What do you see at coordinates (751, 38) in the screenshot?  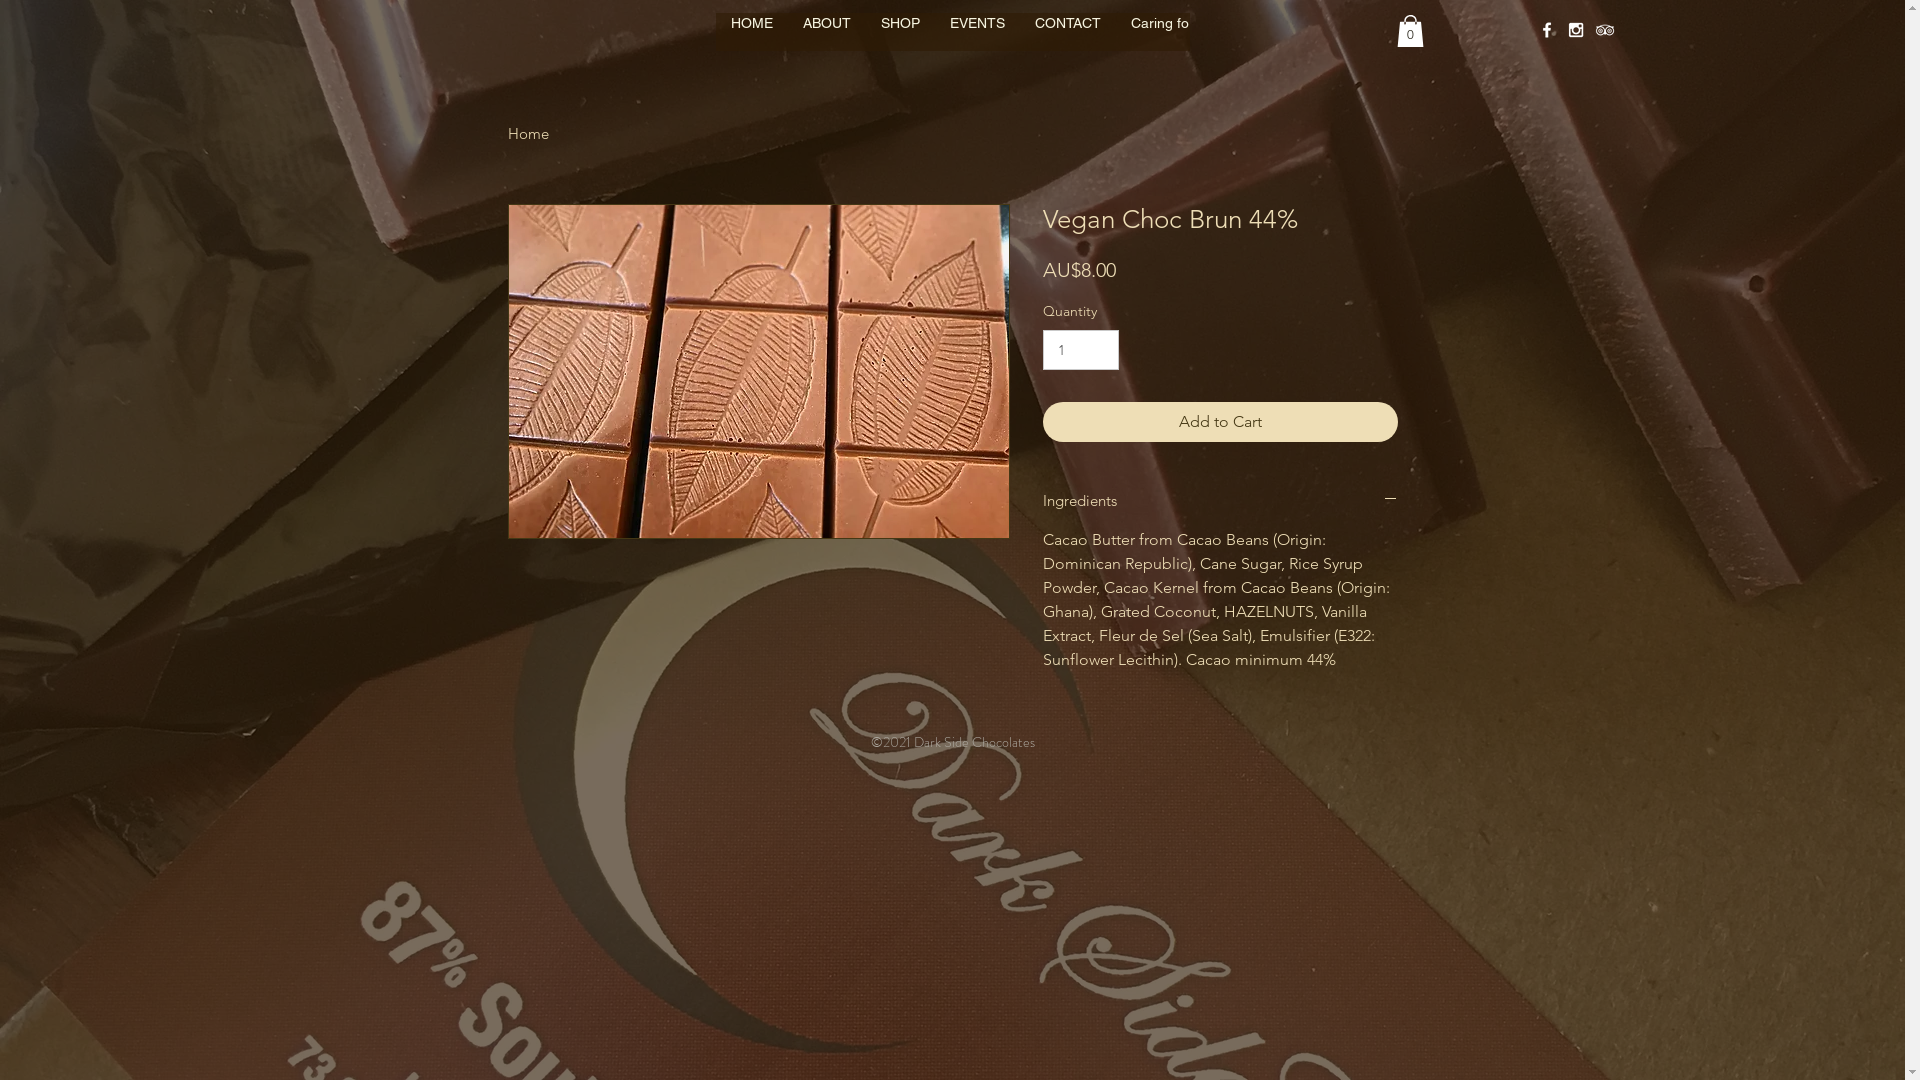 I see `'HOME'` at bounding box center [751, 38].